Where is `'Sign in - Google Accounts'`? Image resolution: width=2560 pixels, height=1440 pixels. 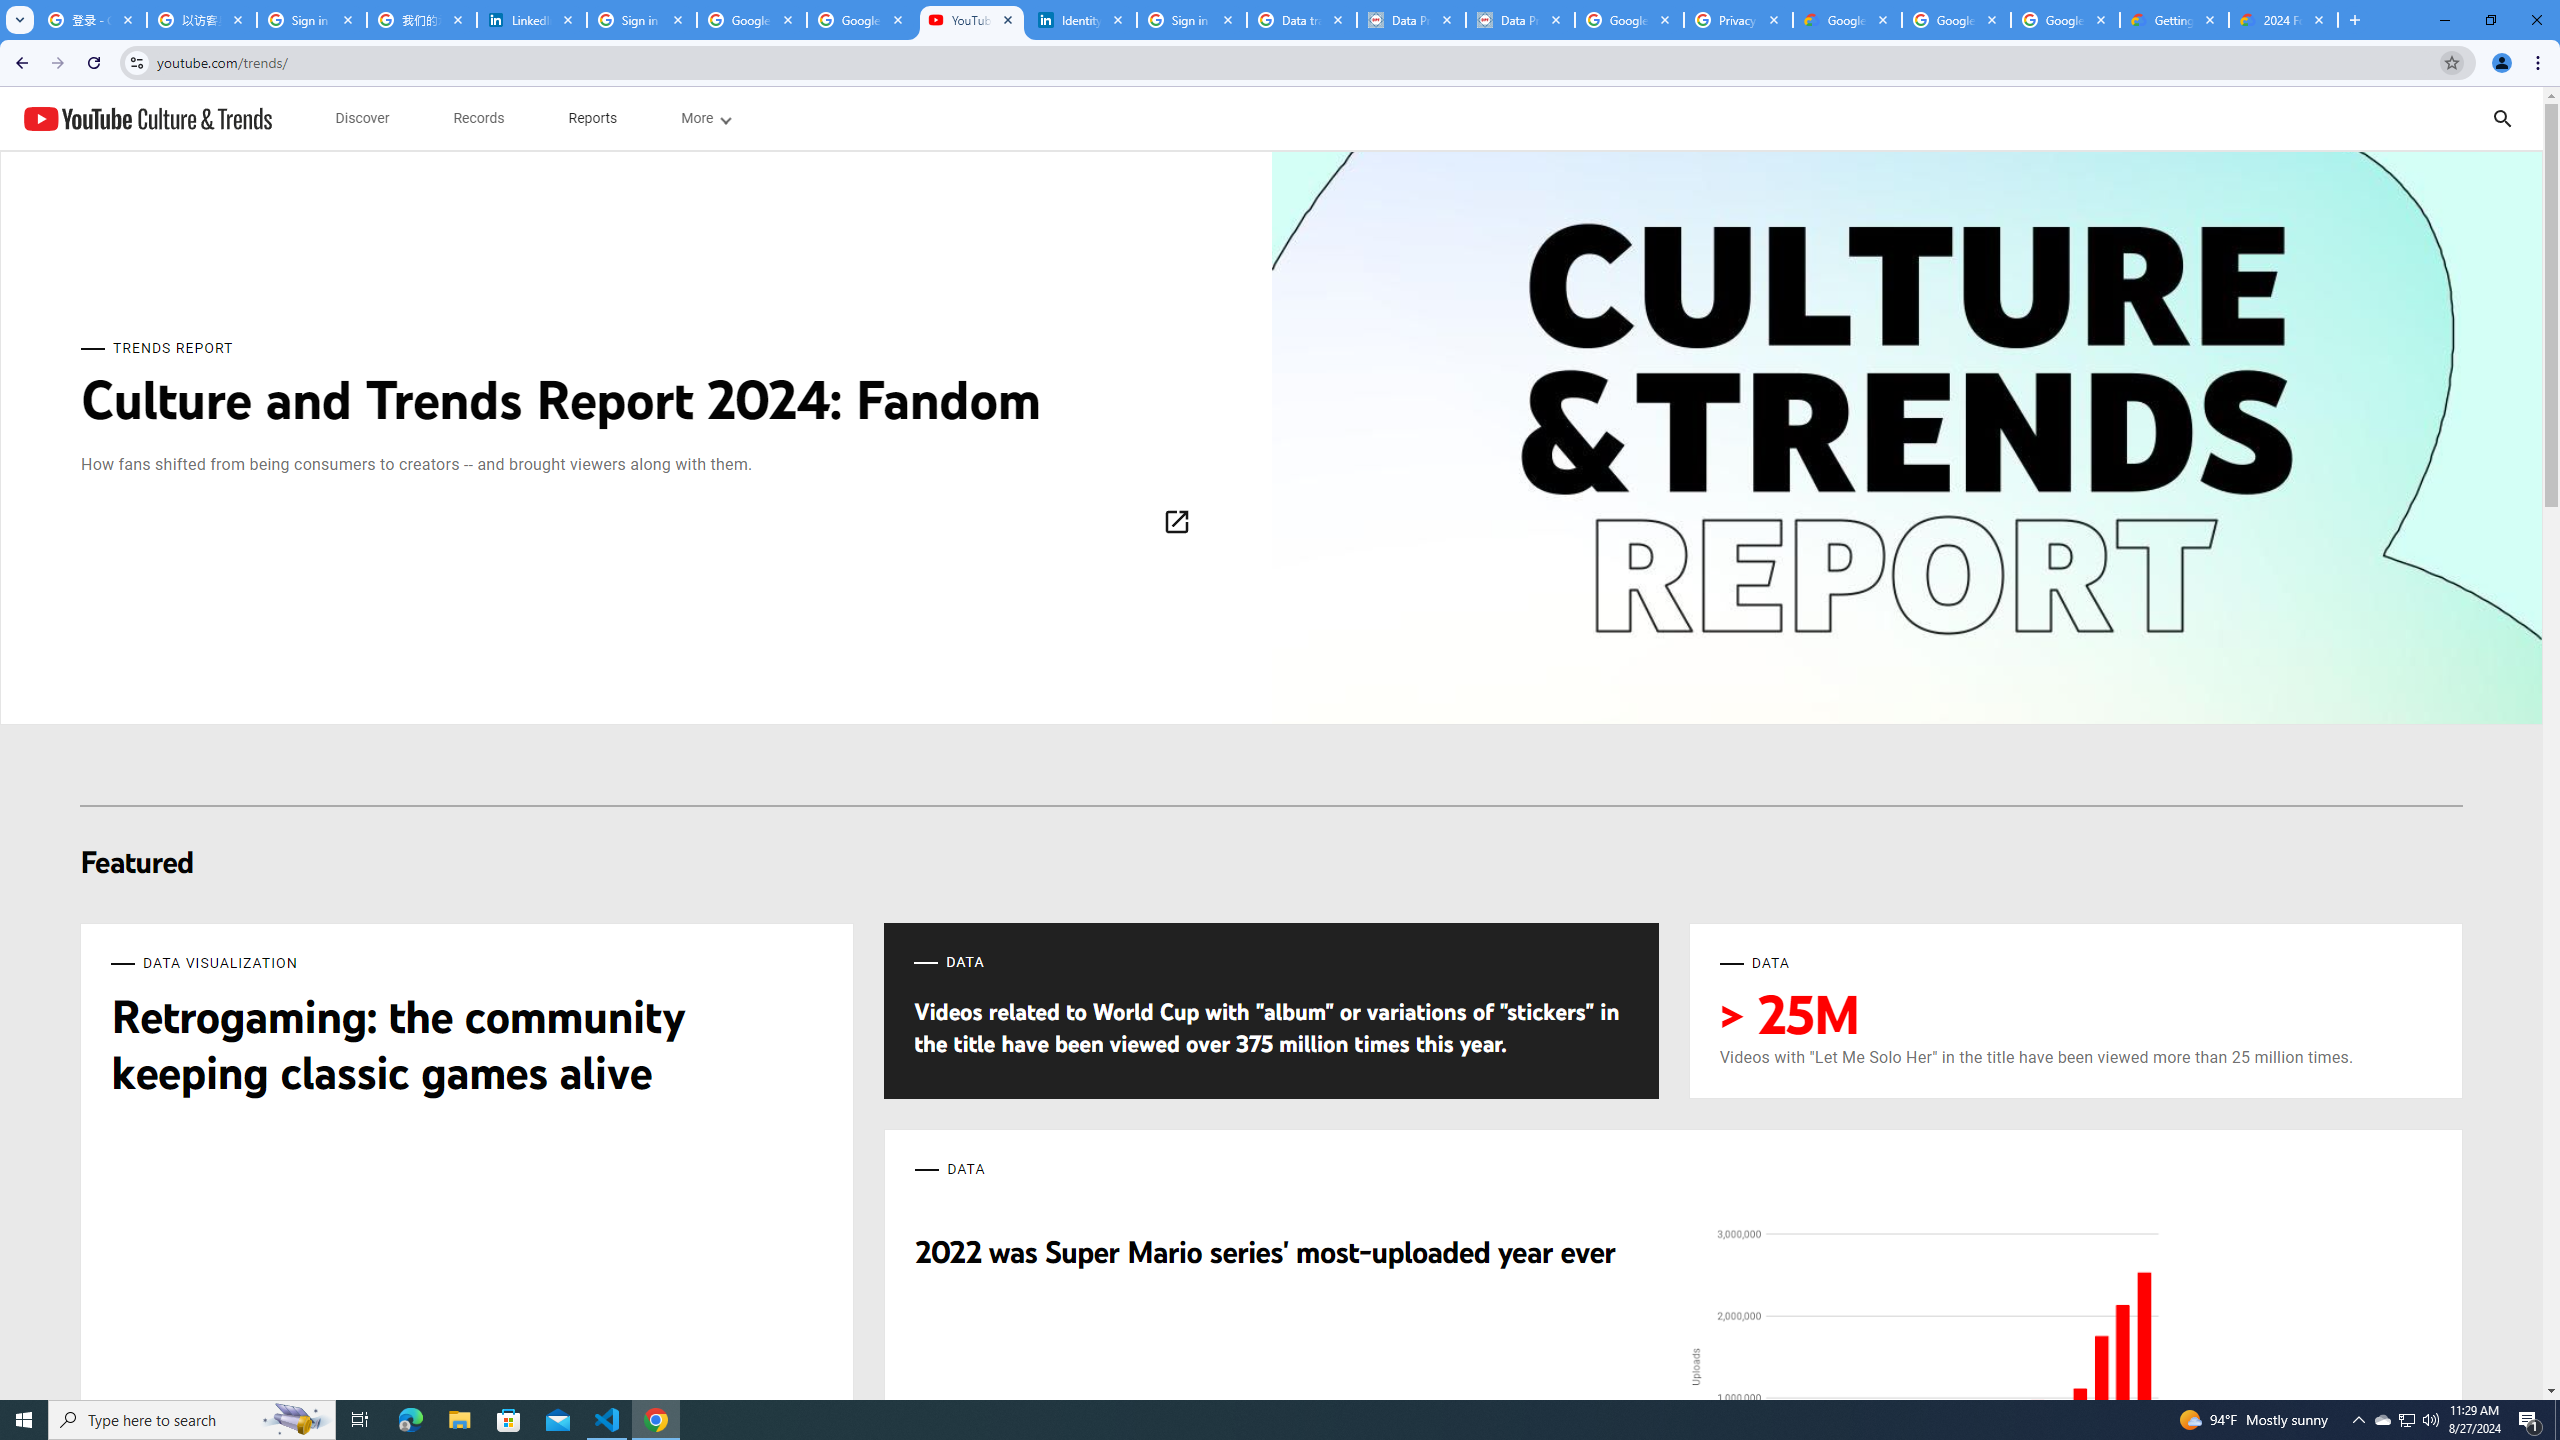 'Sign in - Google Accounts' is located at coordinates (1191, 19).